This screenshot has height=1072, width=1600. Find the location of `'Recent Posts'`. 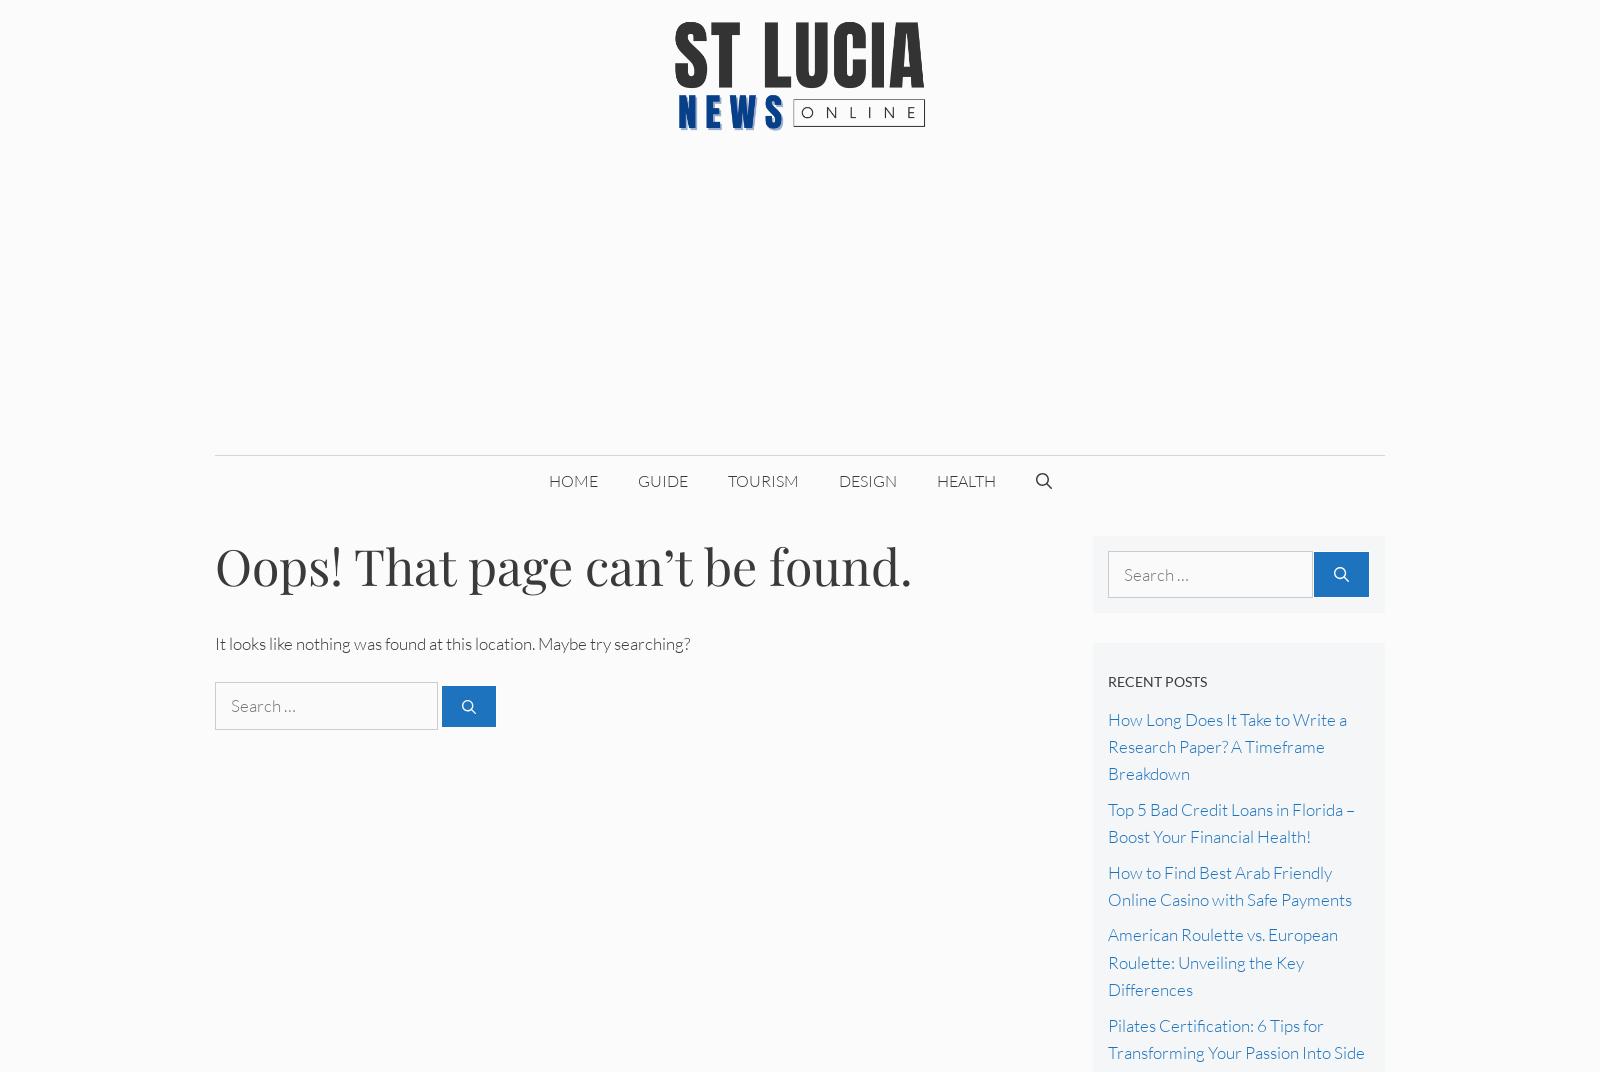

'Recent Posts' is located at coordinates (1156, 680).